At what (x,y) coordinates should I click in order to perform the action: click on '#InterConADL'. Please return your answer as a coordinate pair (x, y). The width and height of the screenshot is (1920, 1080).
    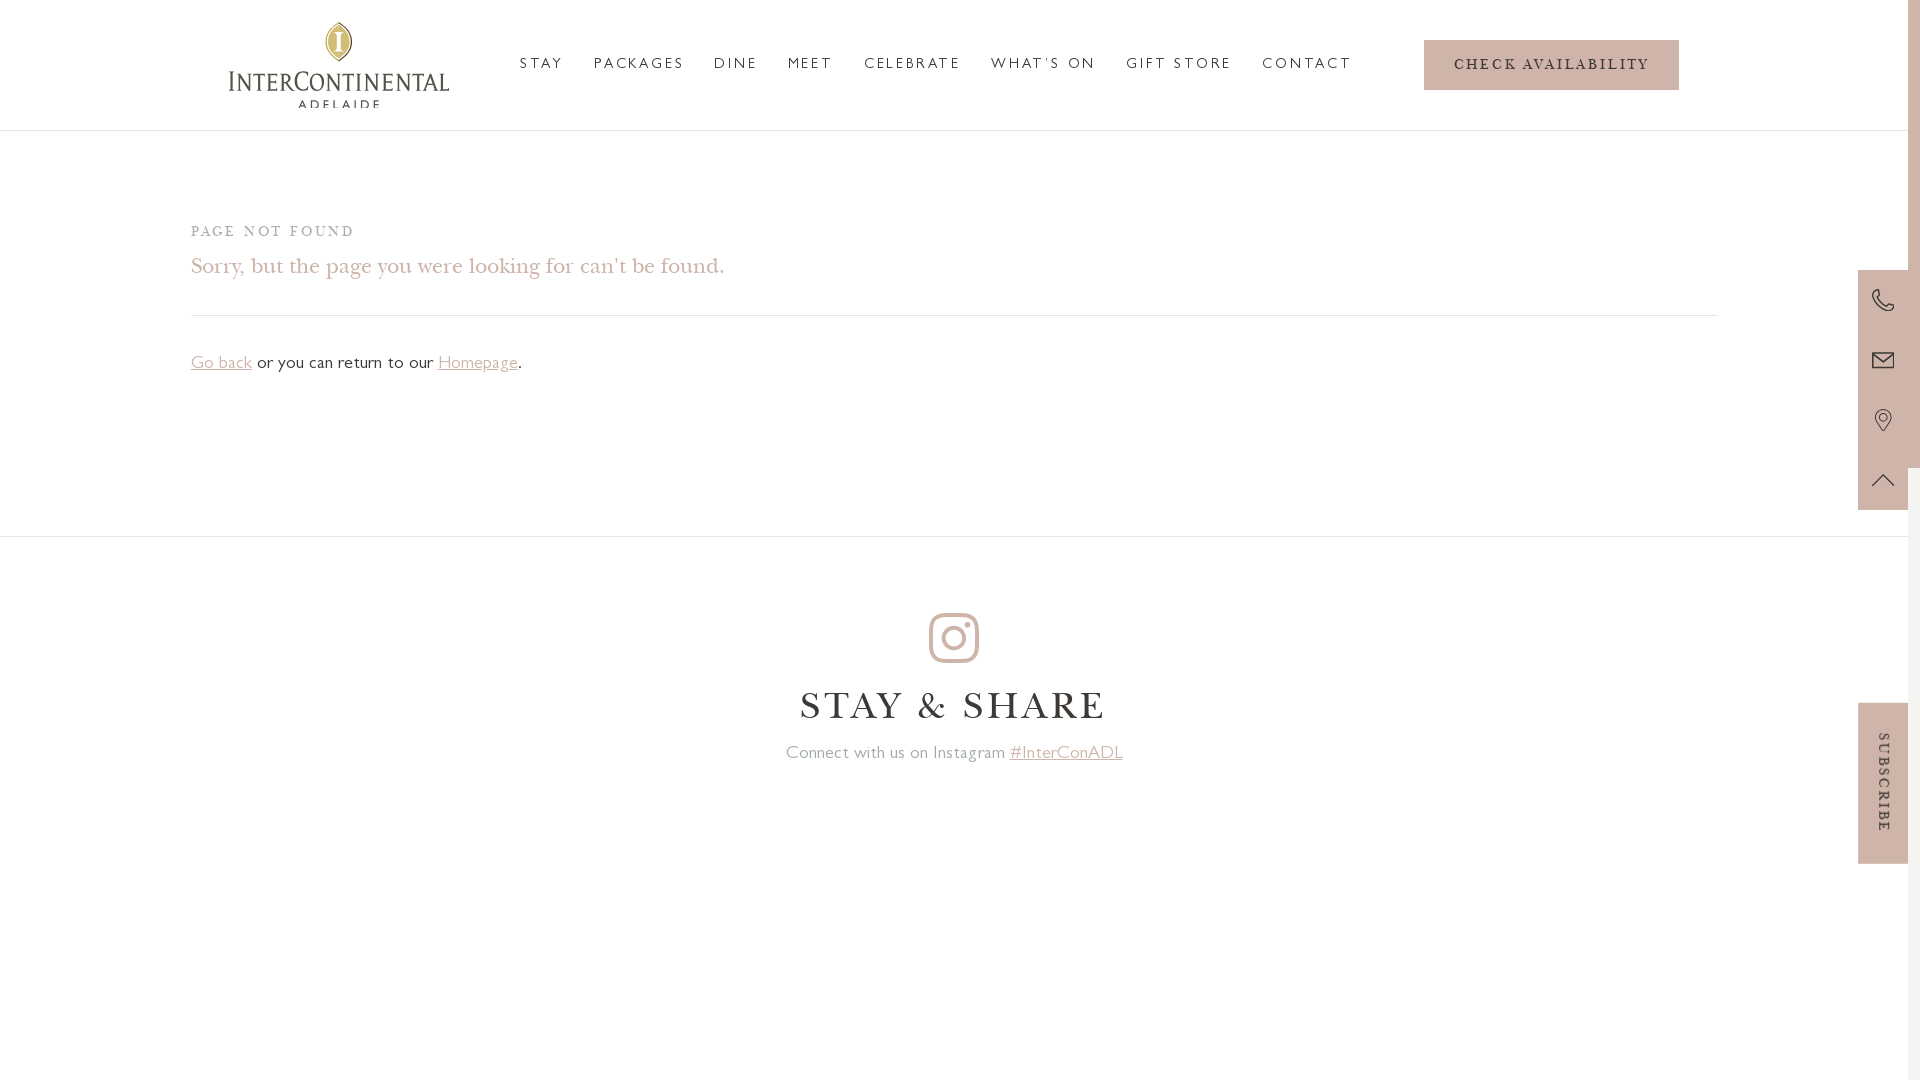
    Looking at the image, I should click on (1009, 755).